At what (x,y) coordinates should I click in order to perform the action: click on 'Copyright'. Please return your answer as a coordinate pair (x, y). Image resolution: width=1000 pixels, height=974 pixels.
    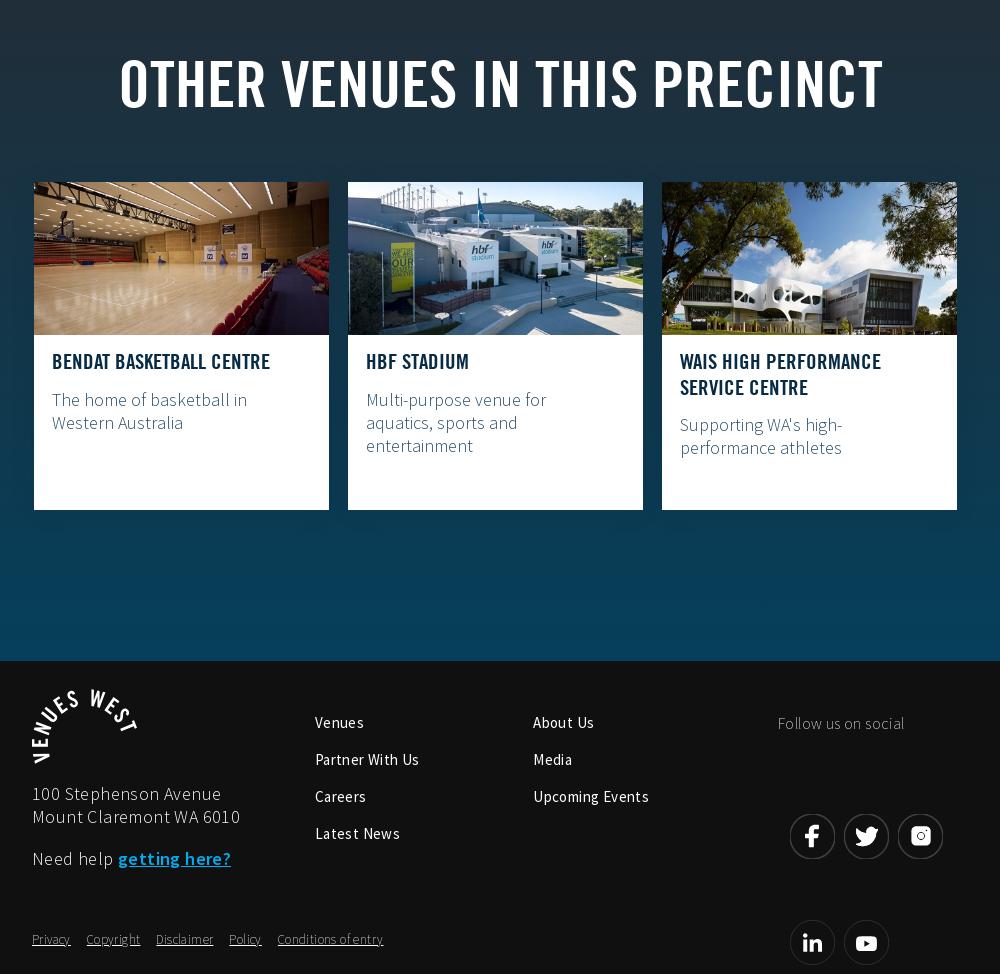
    Looking at the image, I should click on (112, 940).